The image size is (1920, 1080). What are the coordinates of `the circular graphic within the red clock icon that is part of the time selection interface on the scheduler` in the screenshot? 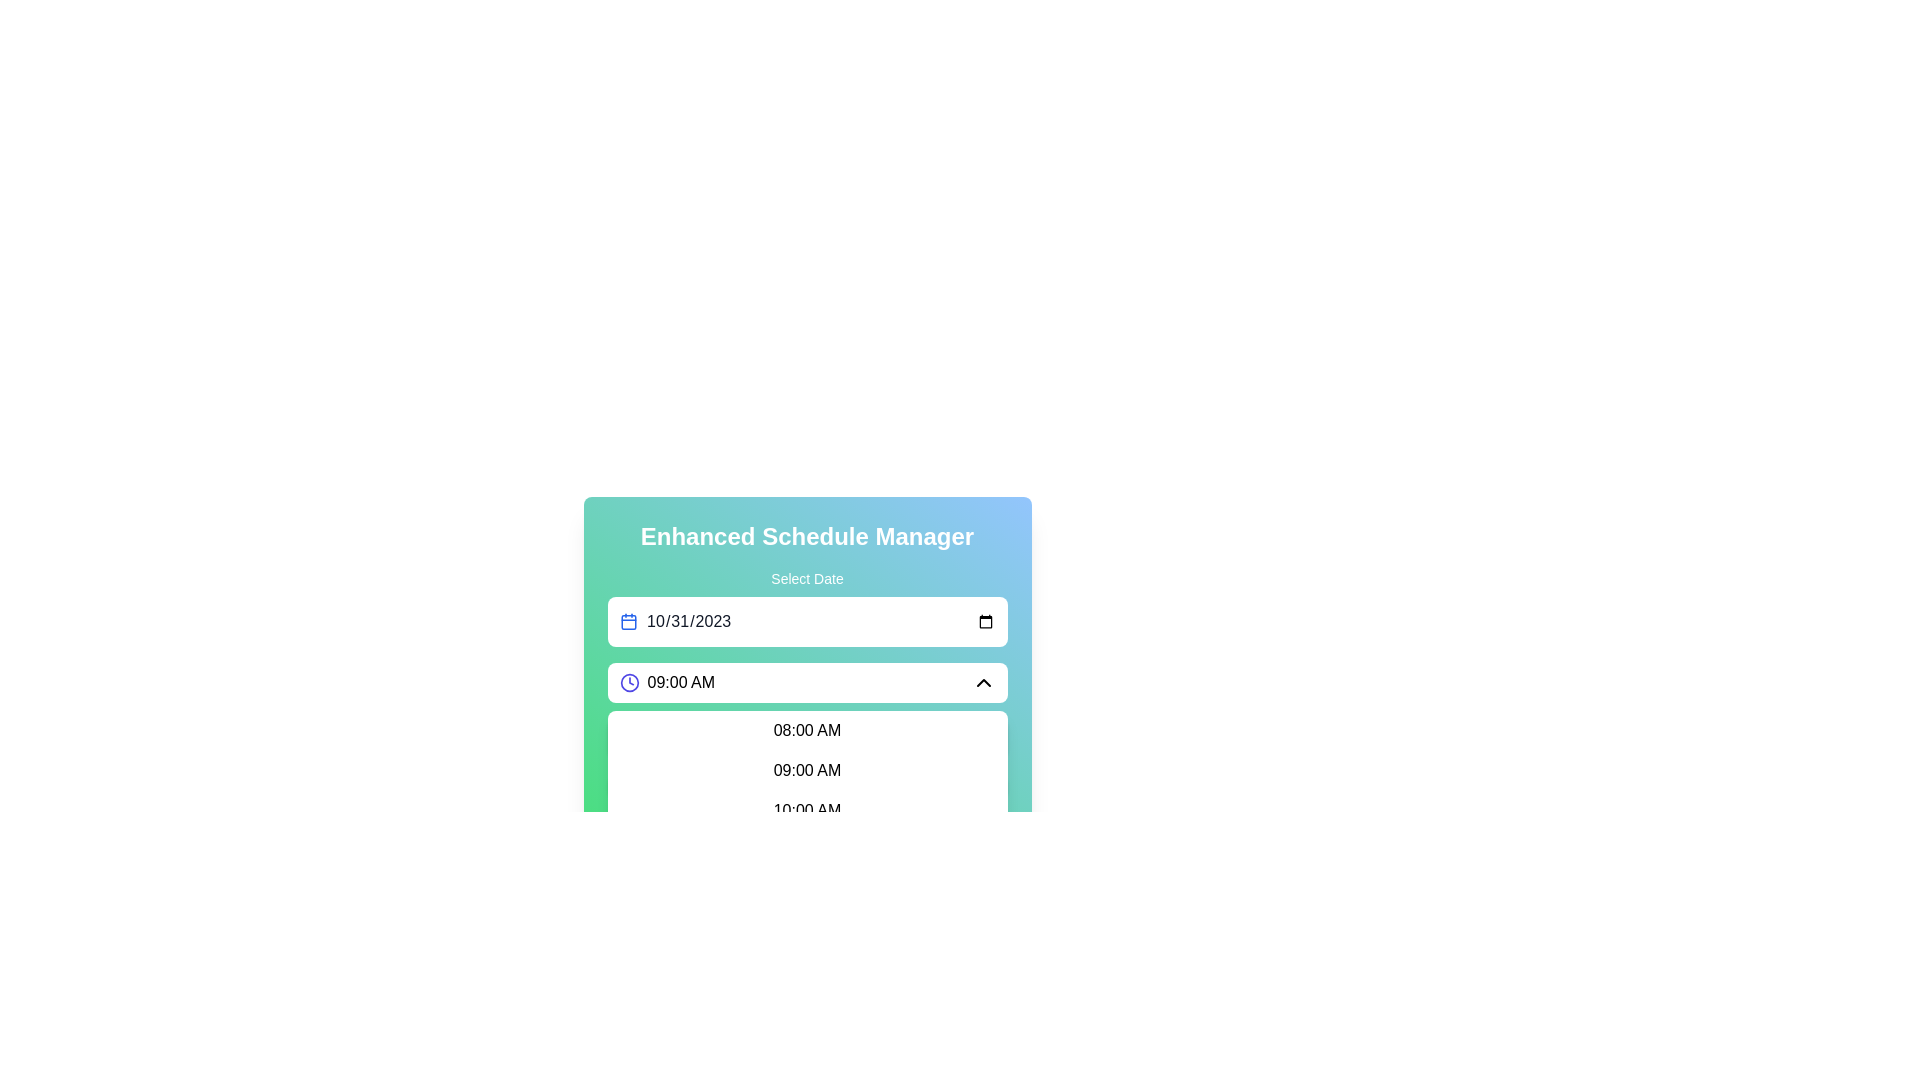 It's located at (628, 681).